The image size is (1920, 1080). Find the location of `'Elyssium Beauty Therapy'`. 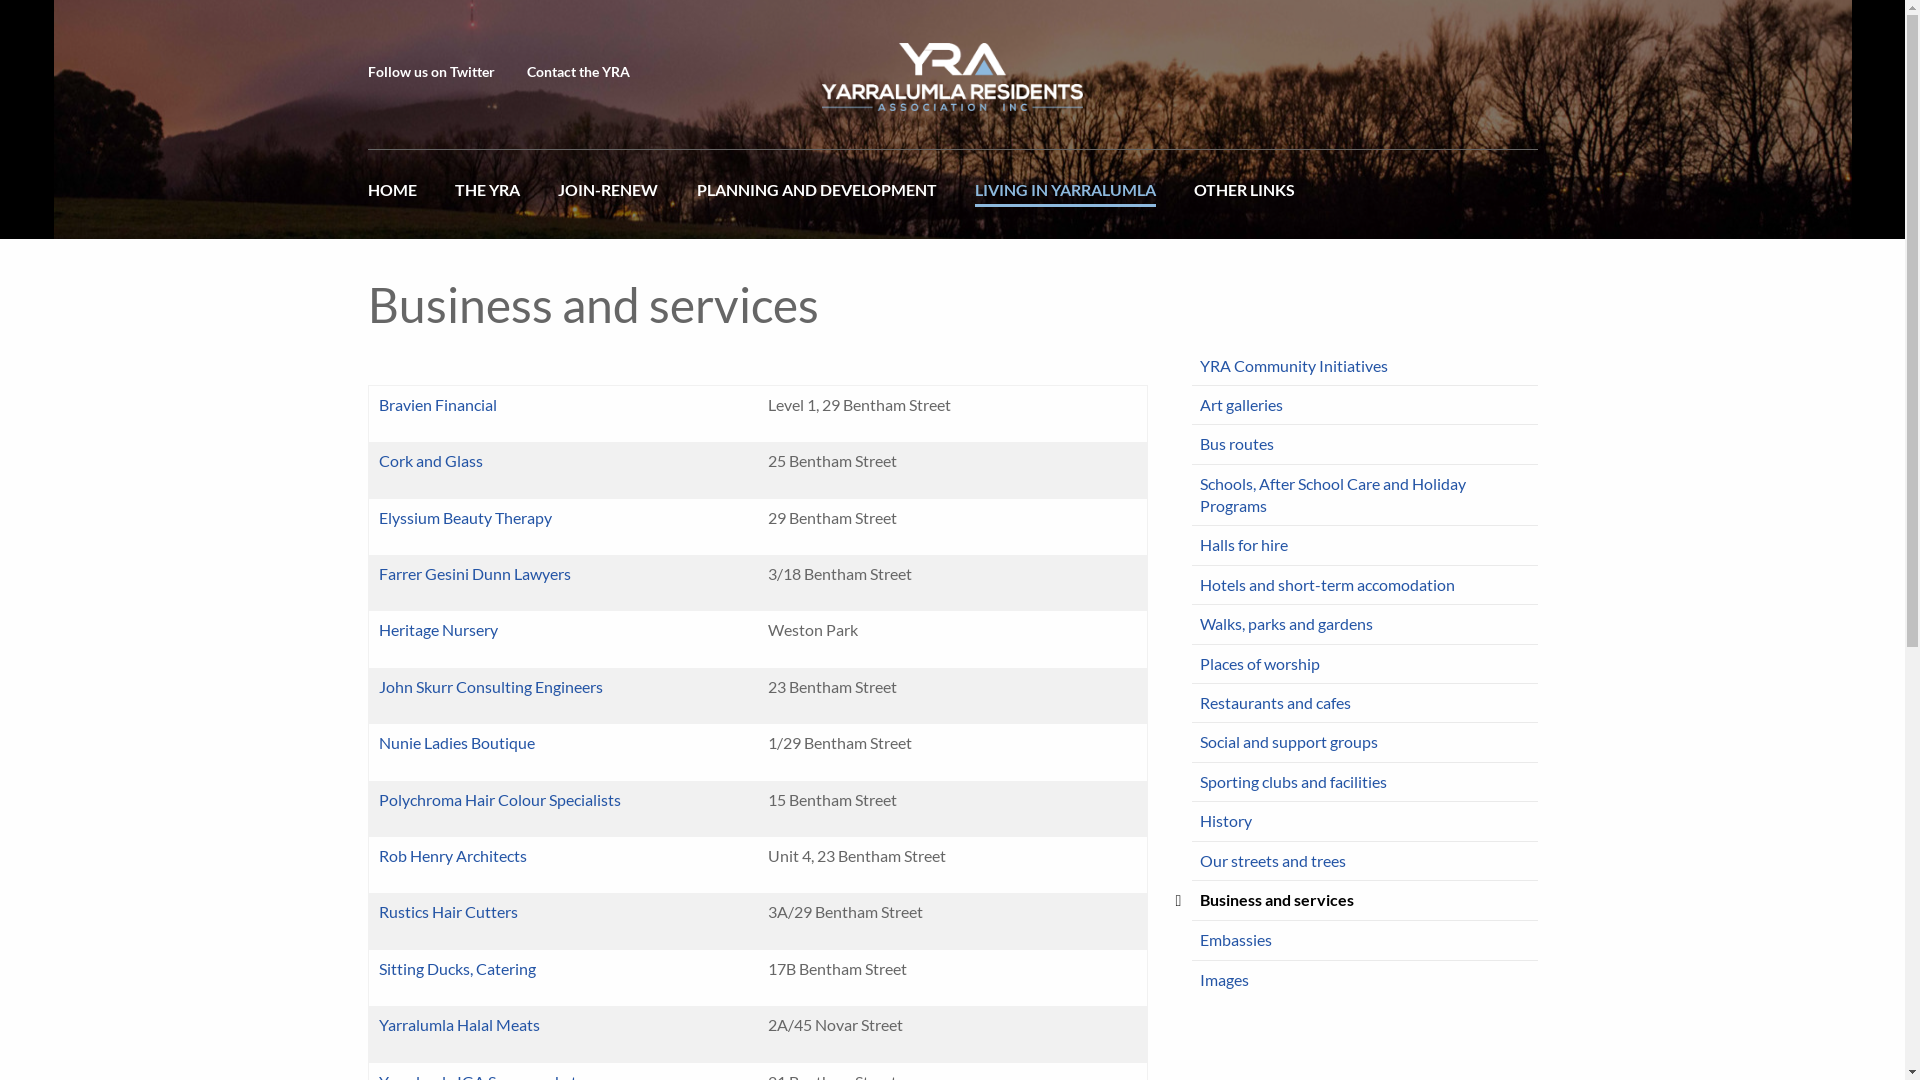

'Elyssium Beauty Therapy' is located at coordinates (463, 516).